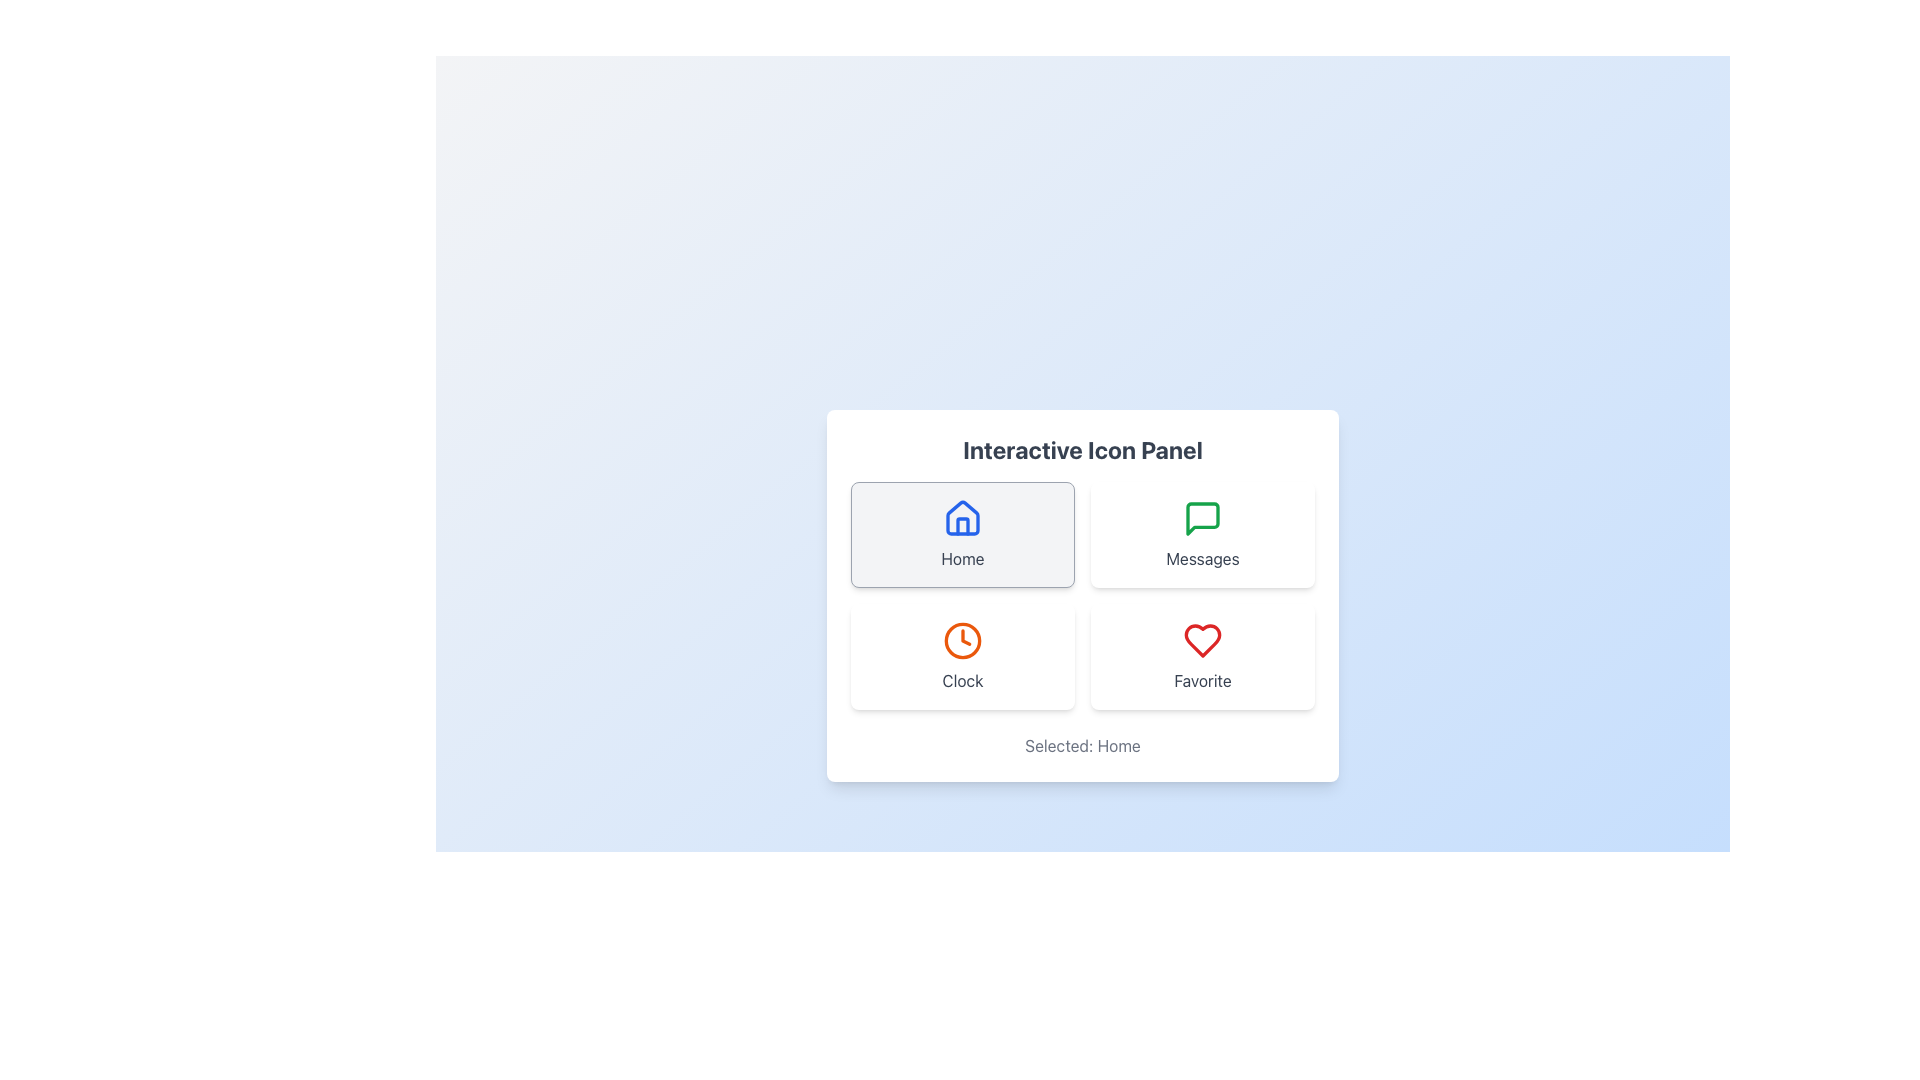  What do you see at coordinates (1082, 745) in the screenshot?
I see `text from the feedback Text Label located at the bottom of the 'Interactive Icon Panel' card, which indicates the currently selected option from the grid above` at bounding box center [1082, 745].